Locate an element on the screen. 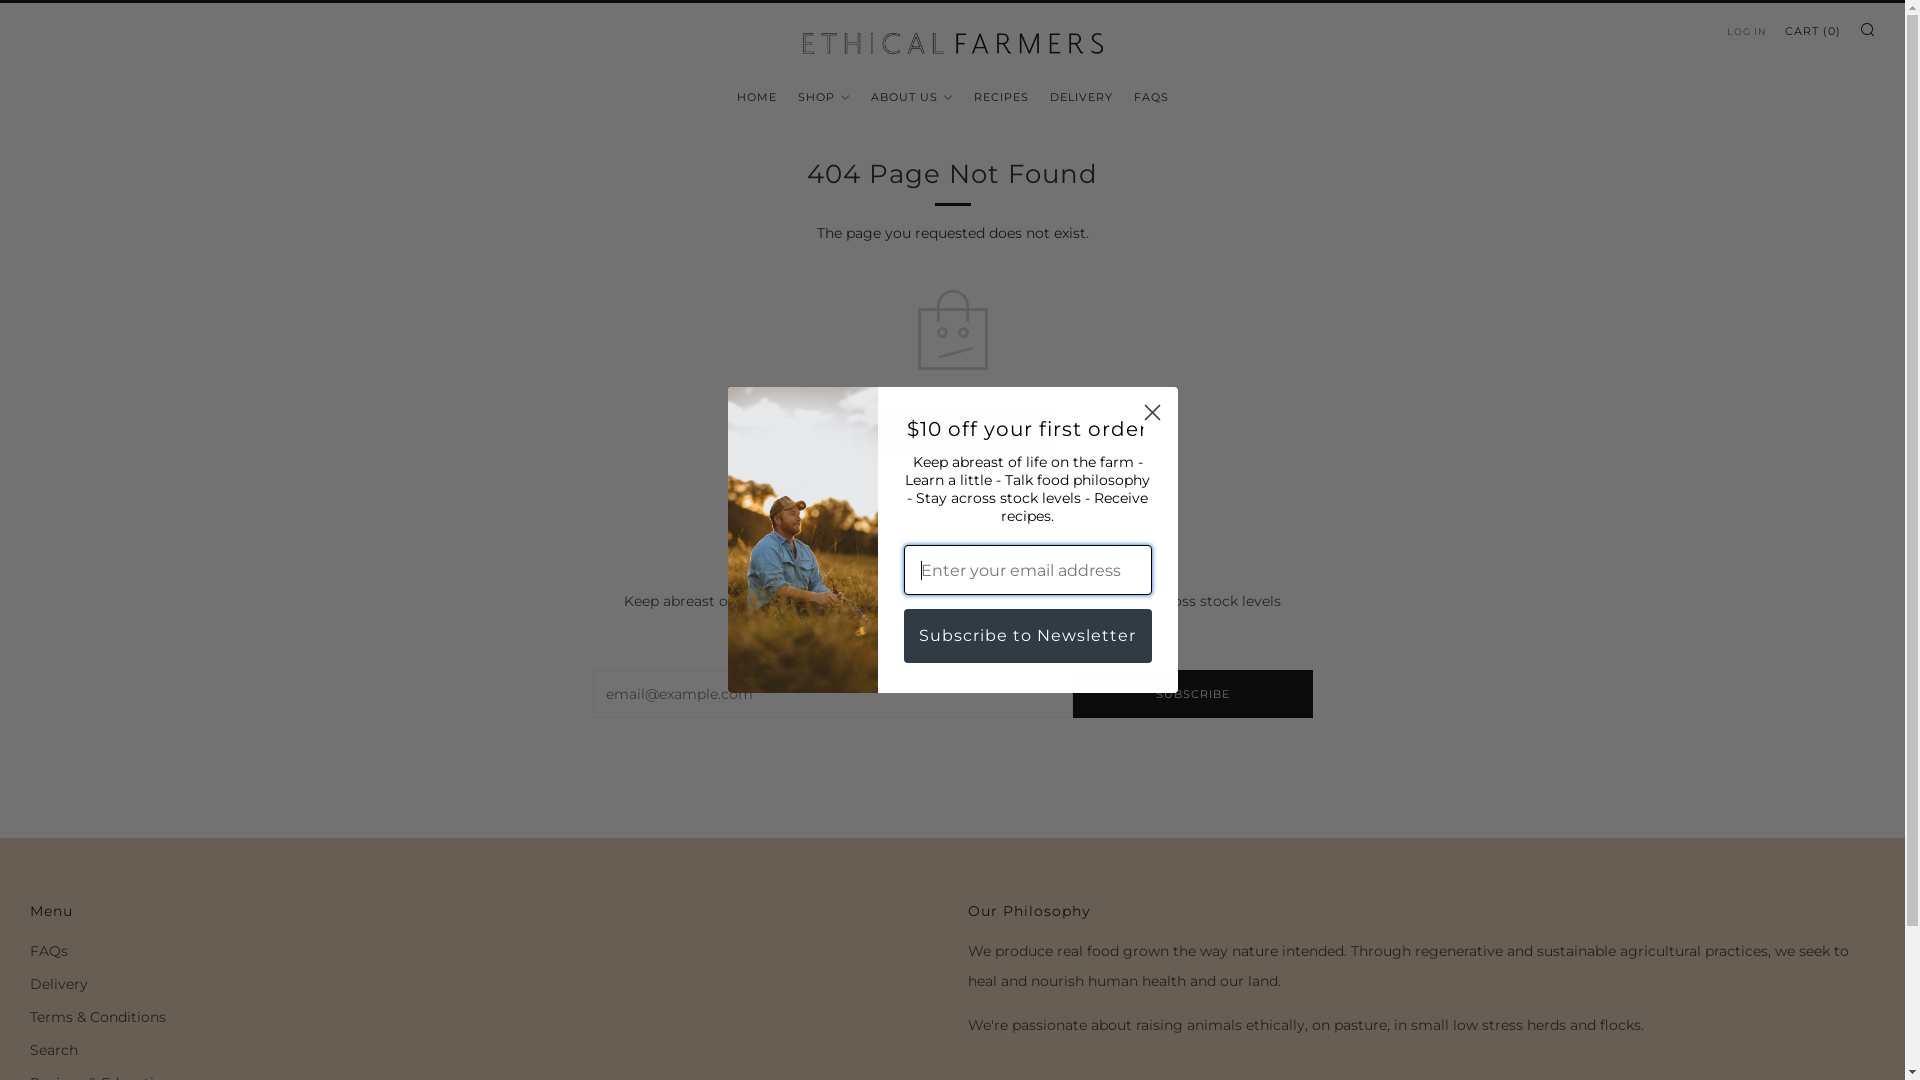 This screenshot has width=1920, height=1080. 'LOG IN' is located at coordinates (1746, 31).